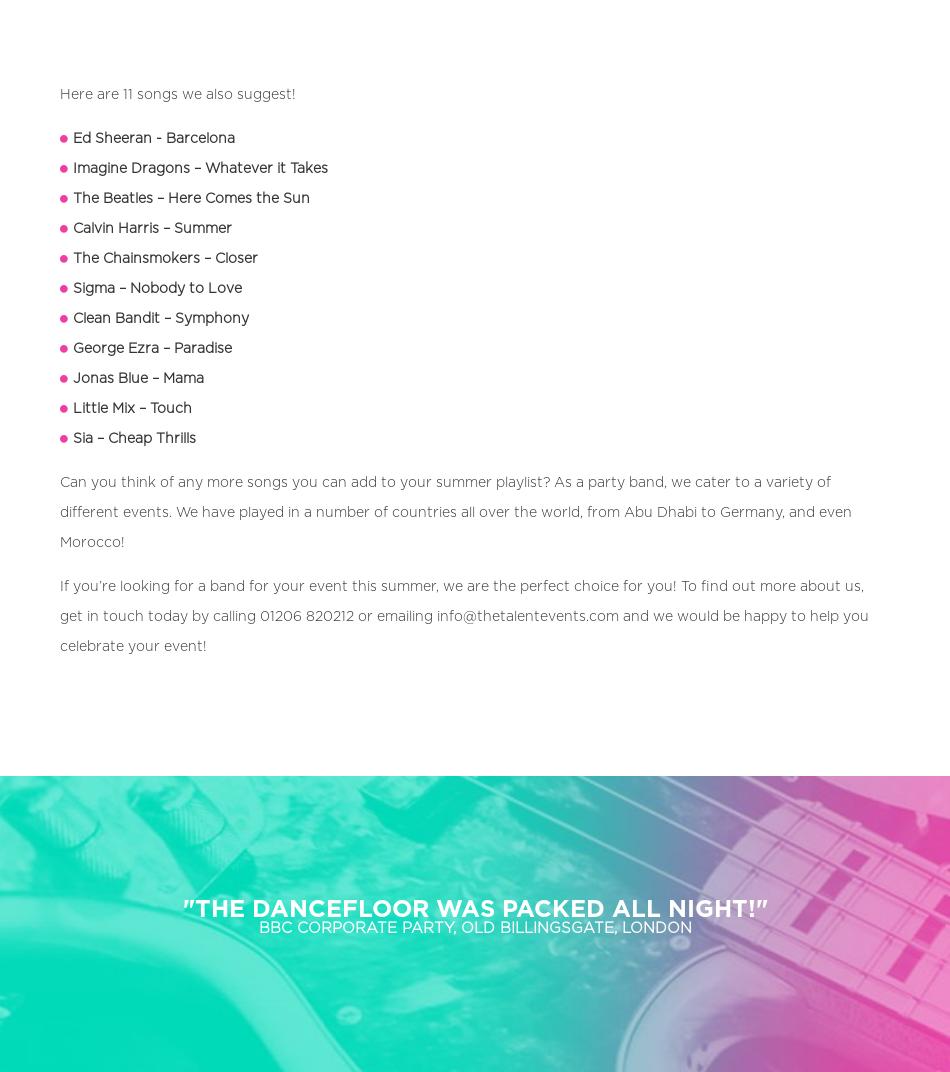 This screenshot has width=950, height=1072. What do you see at coordinates (463, 617) in the screenshot?
I see `'If you’re looking for a band for your event this summer, we are the perfect choice for you! To find out more about us, get in touch today by calling 01206 820212 or emailing info@thetalentevents.com and we would be happy to help you celebrate your event!'` at bounding box center [463, 617].